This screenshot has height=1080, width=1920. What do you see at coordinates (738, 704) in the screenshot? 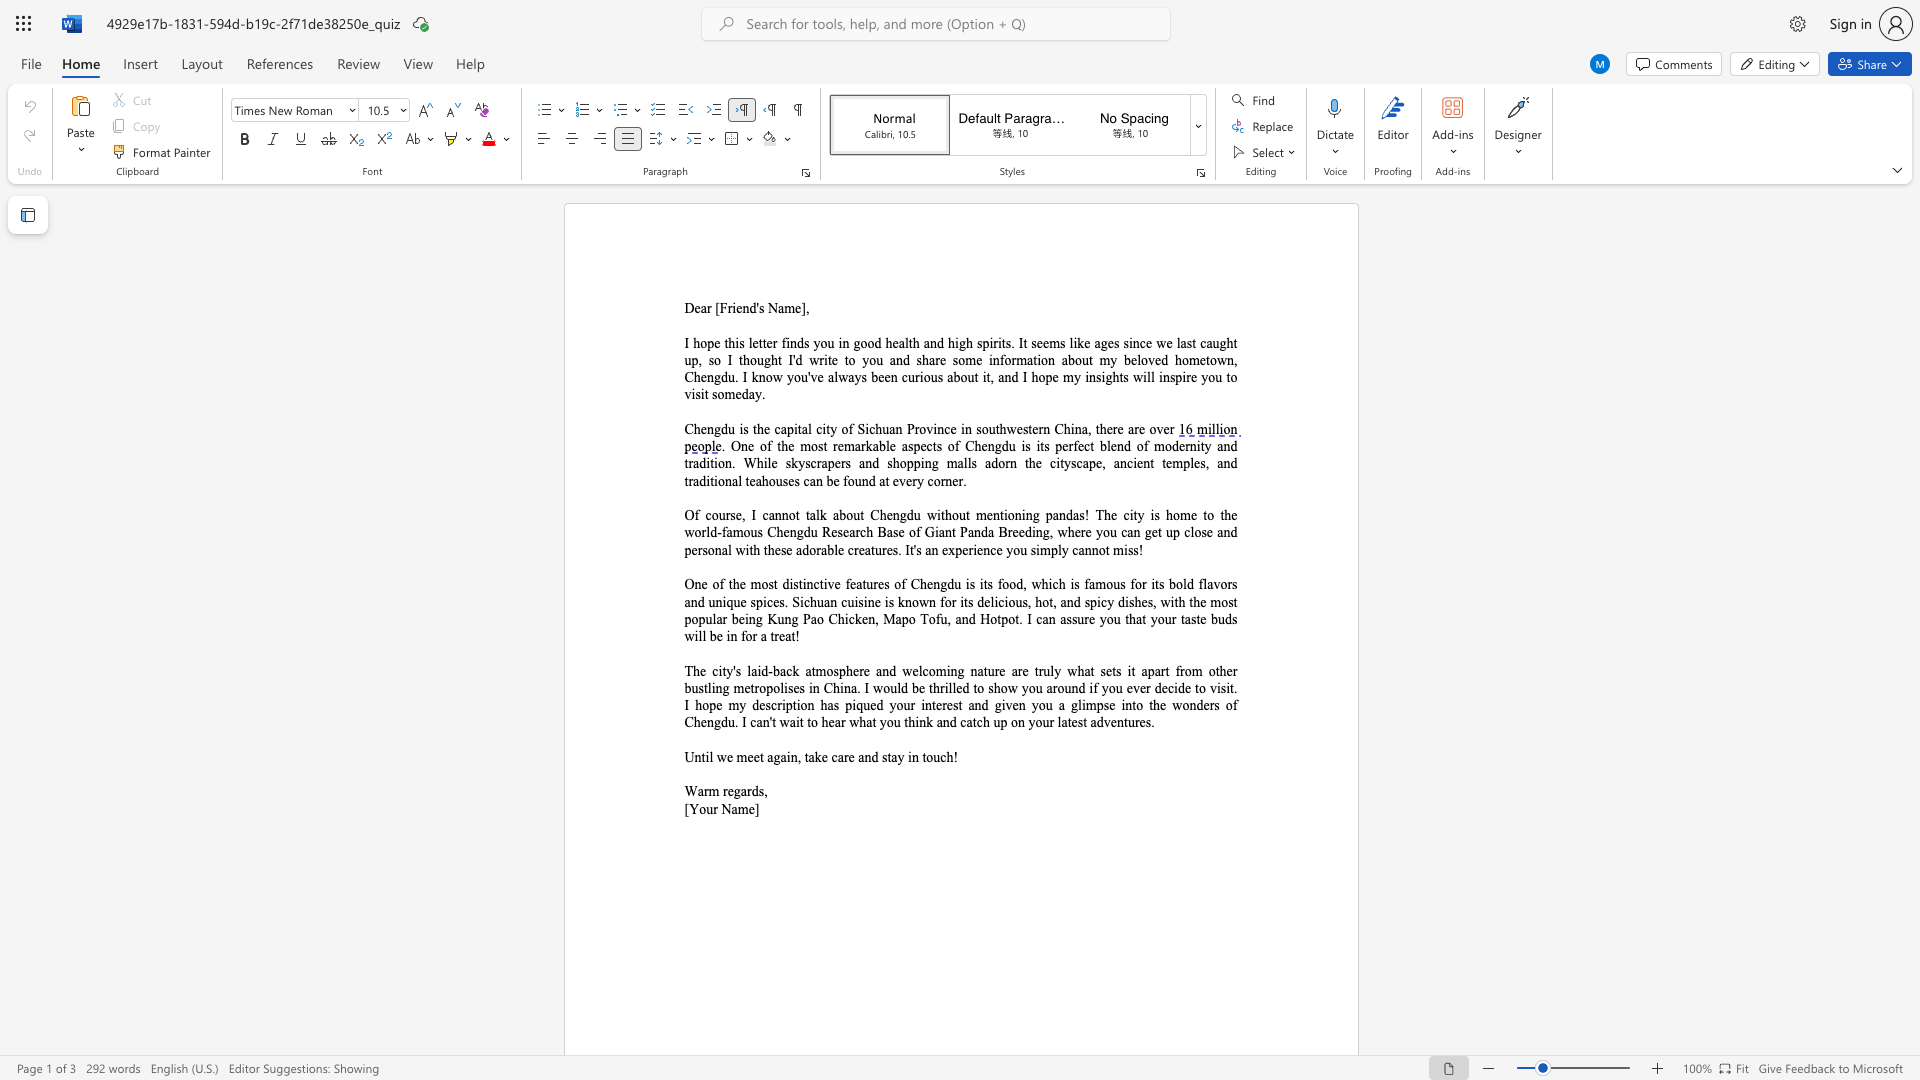
I see `the subset text "y description has piqued your interest and given you a glimpse into the wonde" within the text "The city"` at bounding box center [738, 704].